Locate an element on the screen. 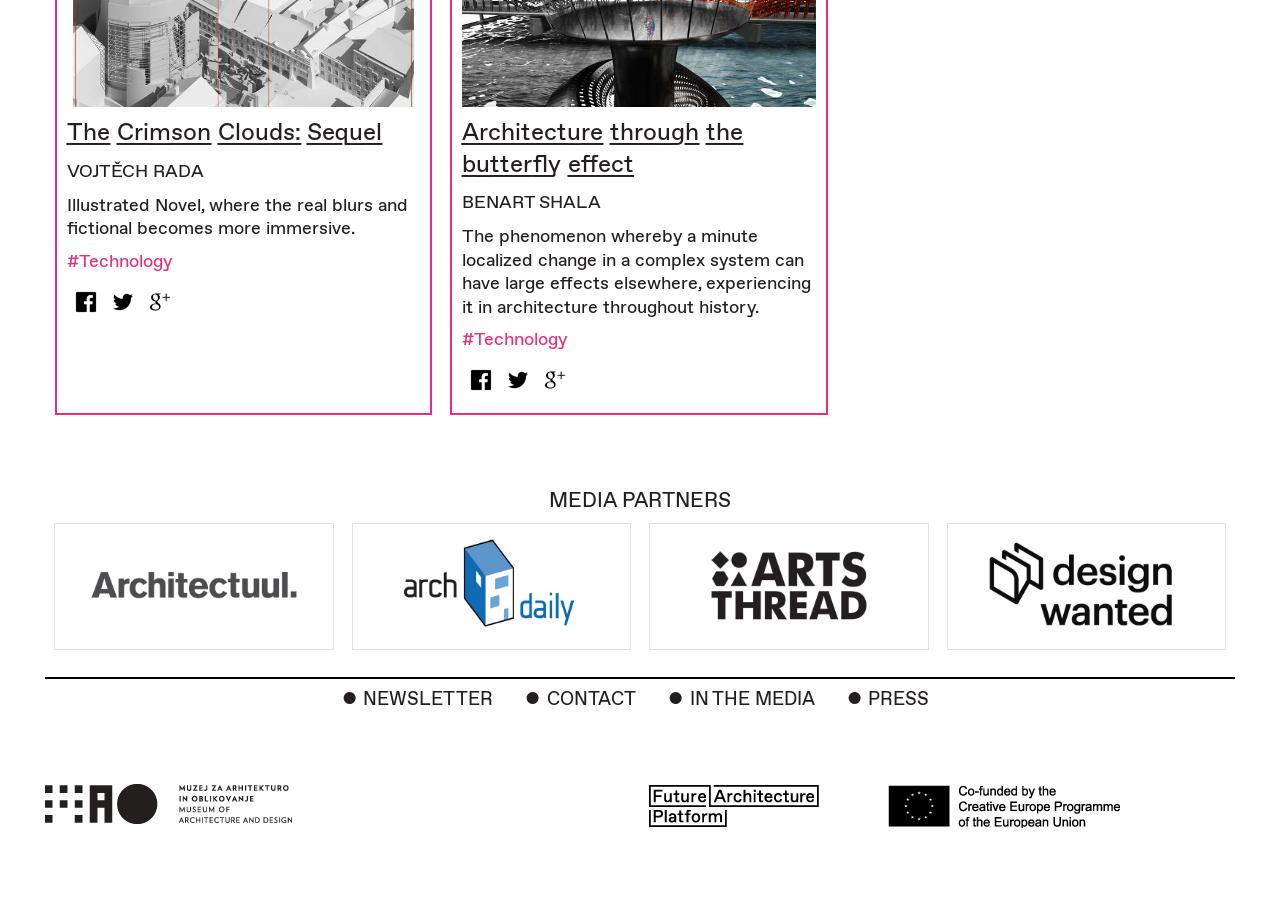 This screenshot has width=1280, height=918. 'The Crimson Clouds: Sequel' is located at coordinates (224, 131).